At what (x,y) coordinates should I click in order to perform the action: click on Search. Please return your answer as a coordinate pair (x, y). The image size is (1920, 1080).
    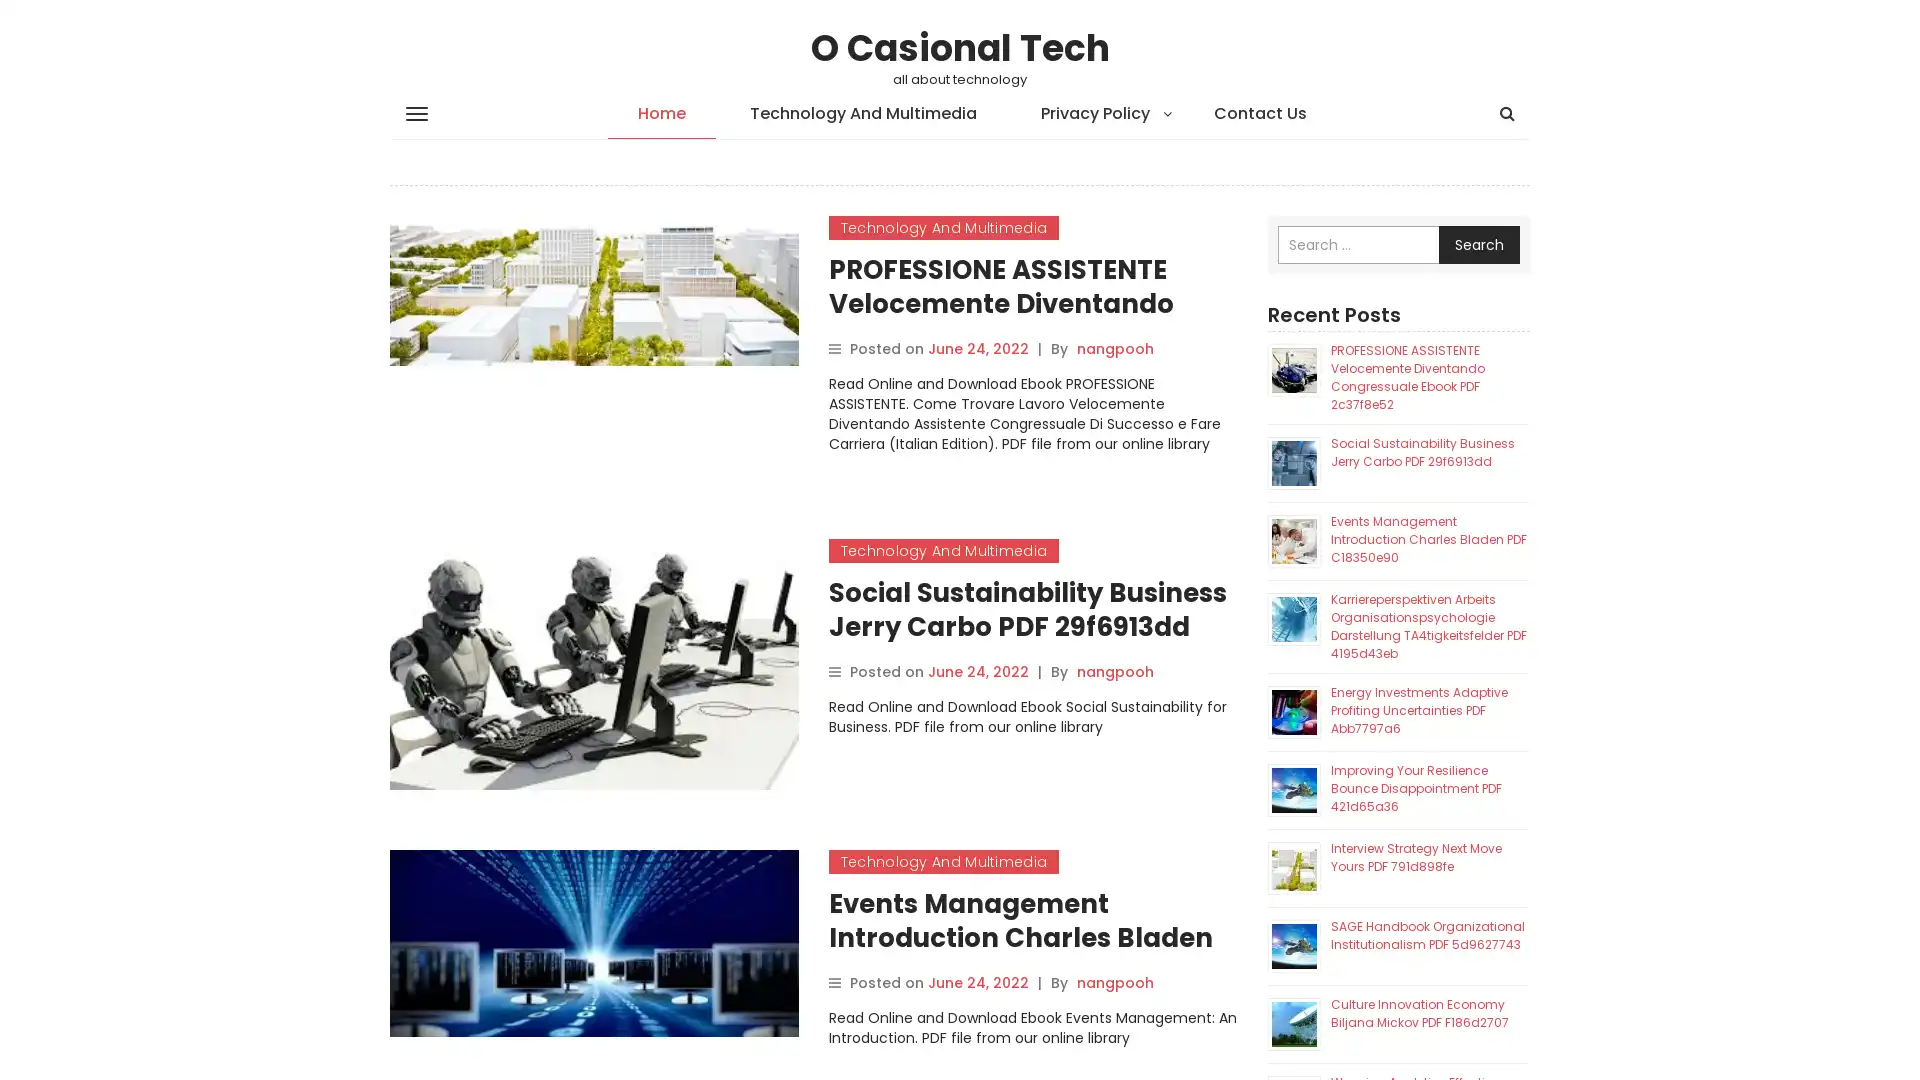
    Looking at the image, I should click on (1479, 244).